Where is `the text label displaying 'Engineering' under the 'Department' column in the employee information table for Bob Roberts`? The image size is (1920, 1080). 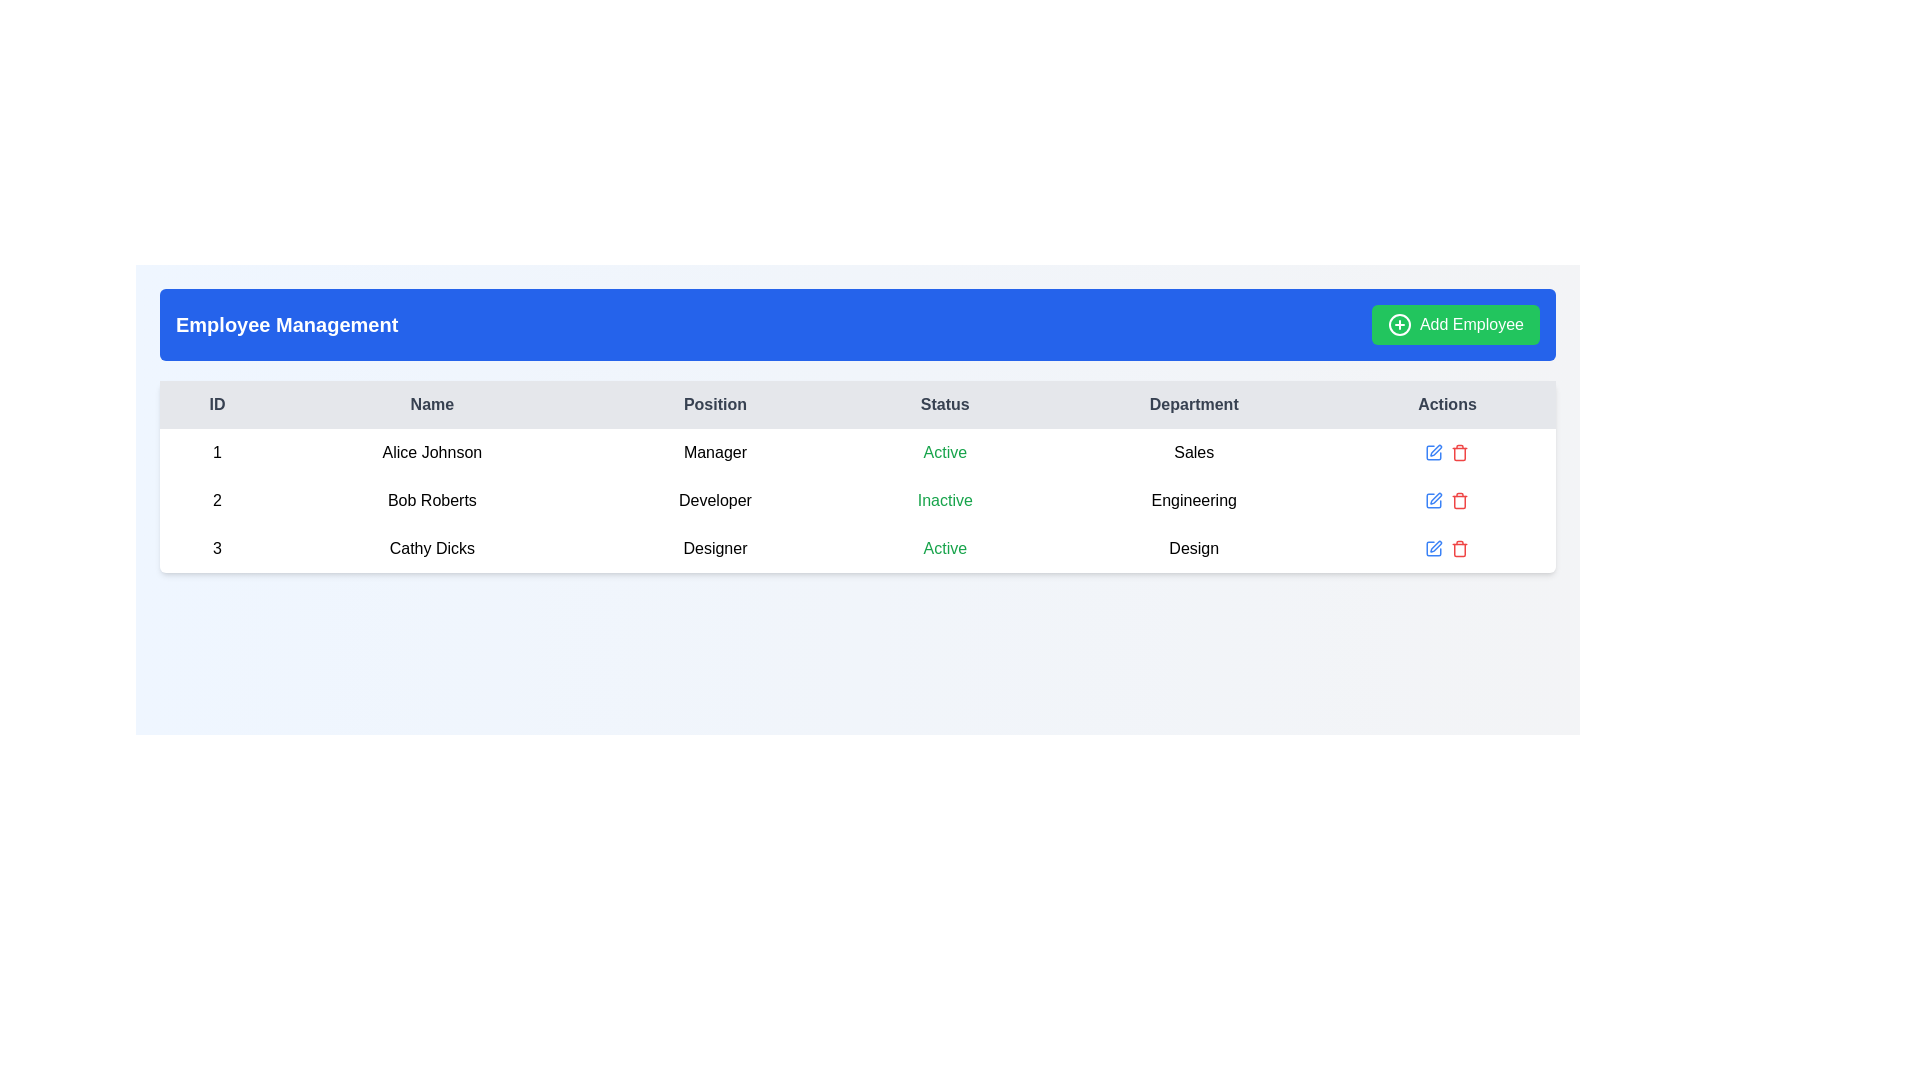 the text label displaying 'Engineering' under the 'Department' column in the employee information table for Bob Roberts is located at coordinates (1194, 500).